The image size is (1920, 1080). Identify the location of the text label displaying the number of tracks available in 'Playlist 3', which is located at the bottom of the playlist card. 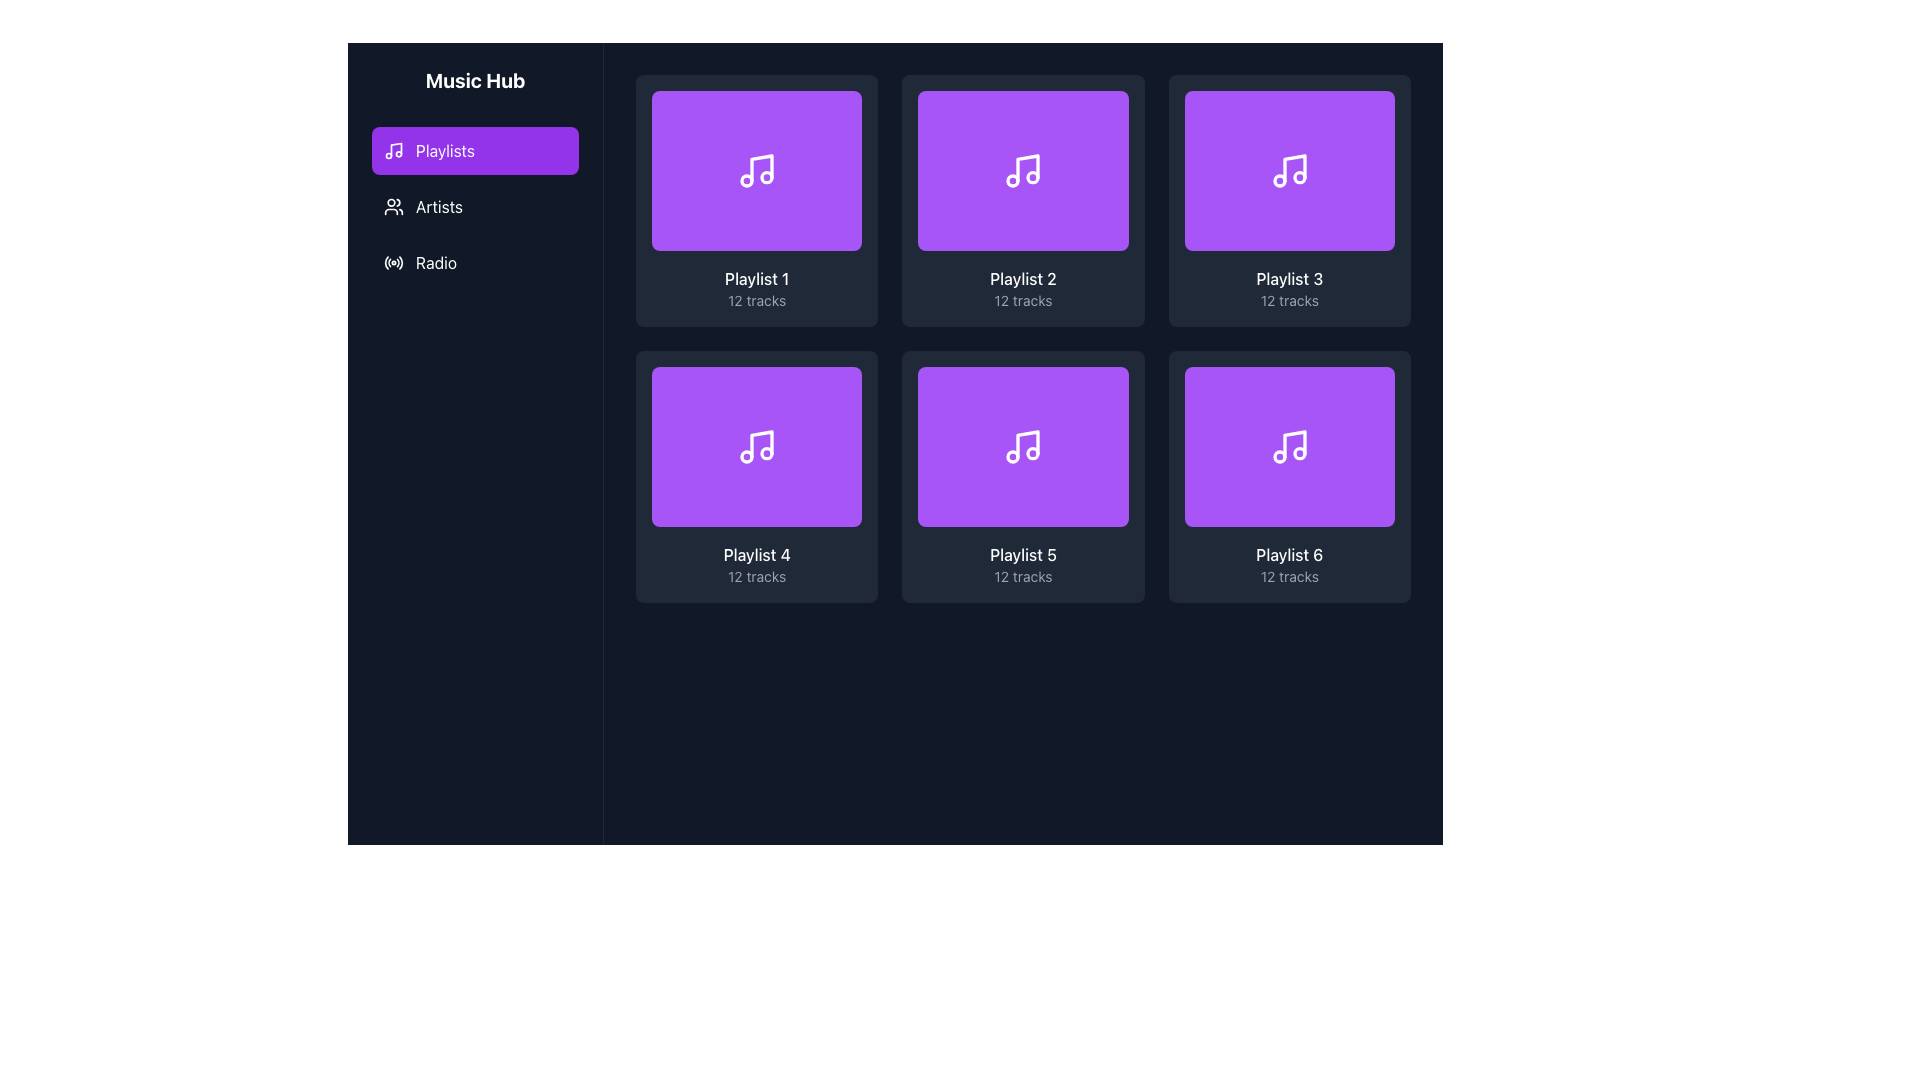
(1289, 300).